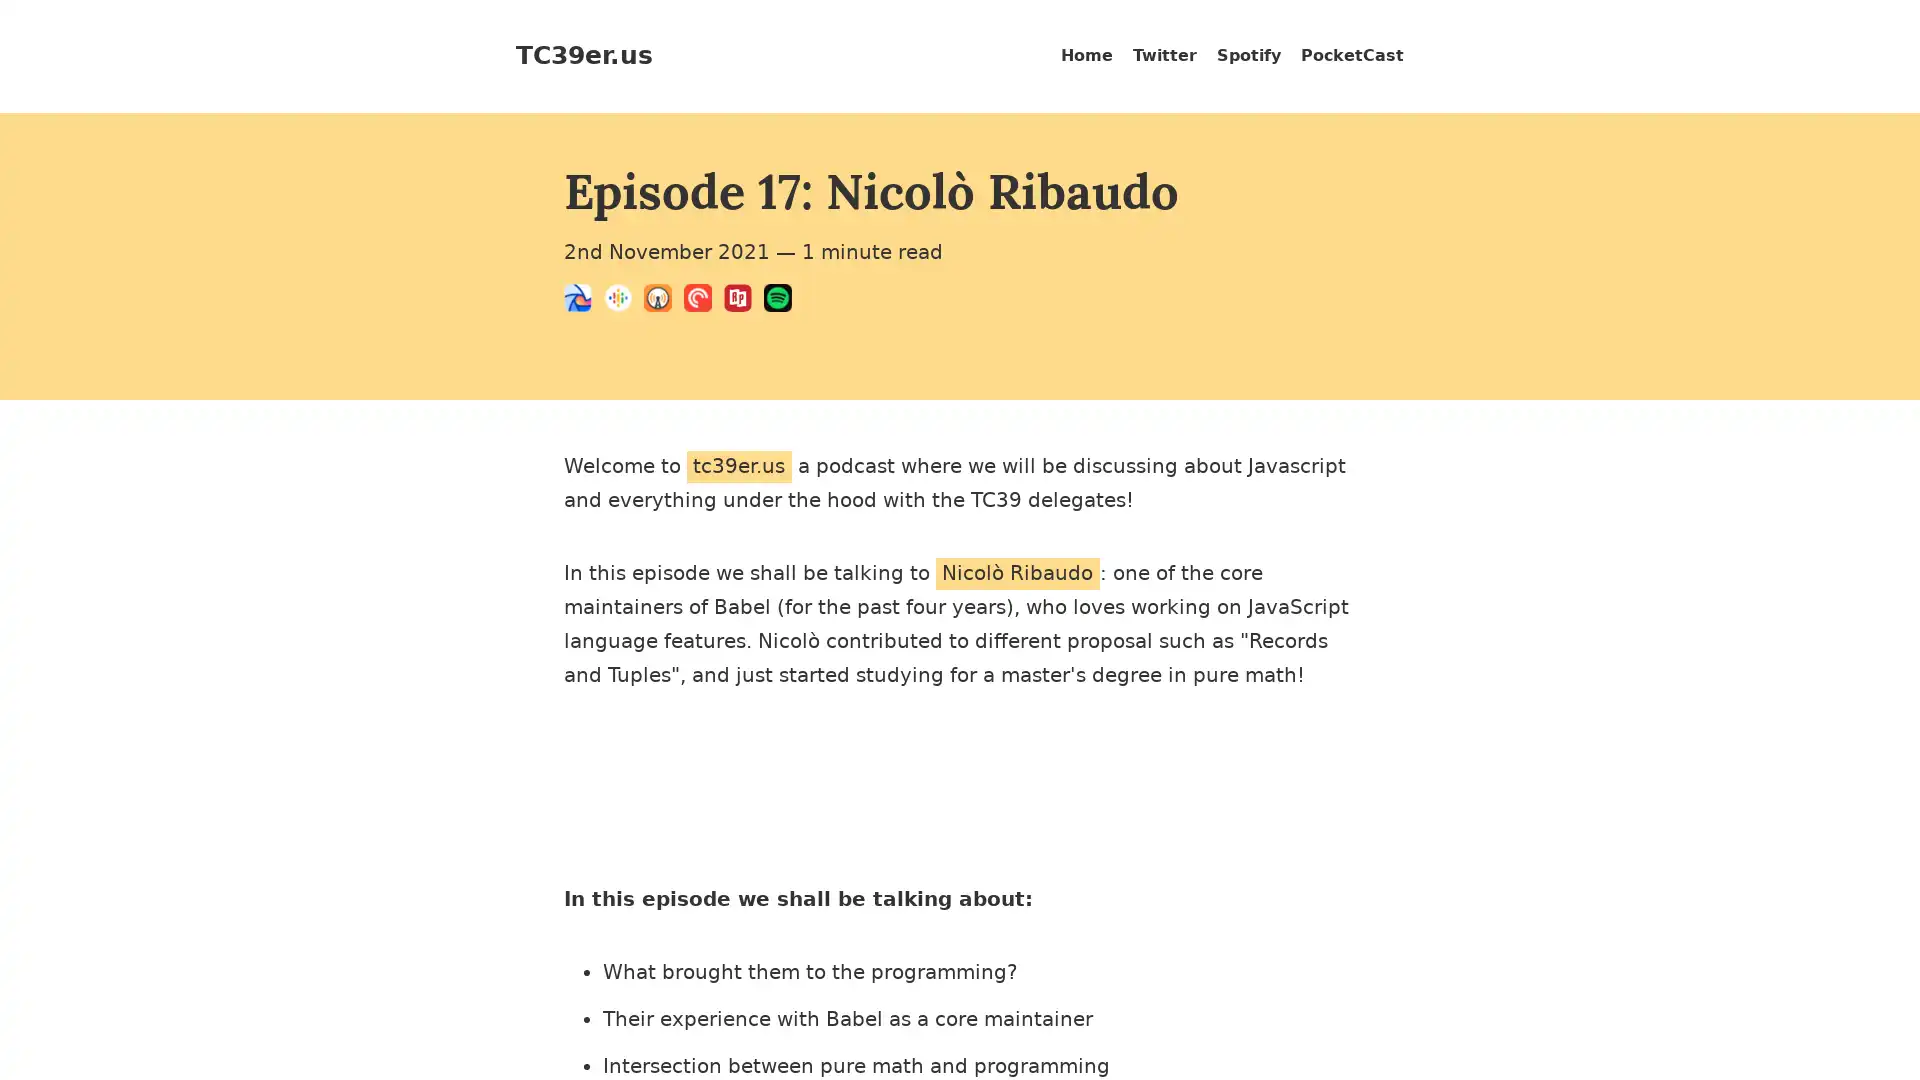 The width and height of the screenshot is (1920, 1080). What do you see at coordinates (663, 301) in the screenshot?
I see `Overcast Logo` at bounding box center [663, 301].